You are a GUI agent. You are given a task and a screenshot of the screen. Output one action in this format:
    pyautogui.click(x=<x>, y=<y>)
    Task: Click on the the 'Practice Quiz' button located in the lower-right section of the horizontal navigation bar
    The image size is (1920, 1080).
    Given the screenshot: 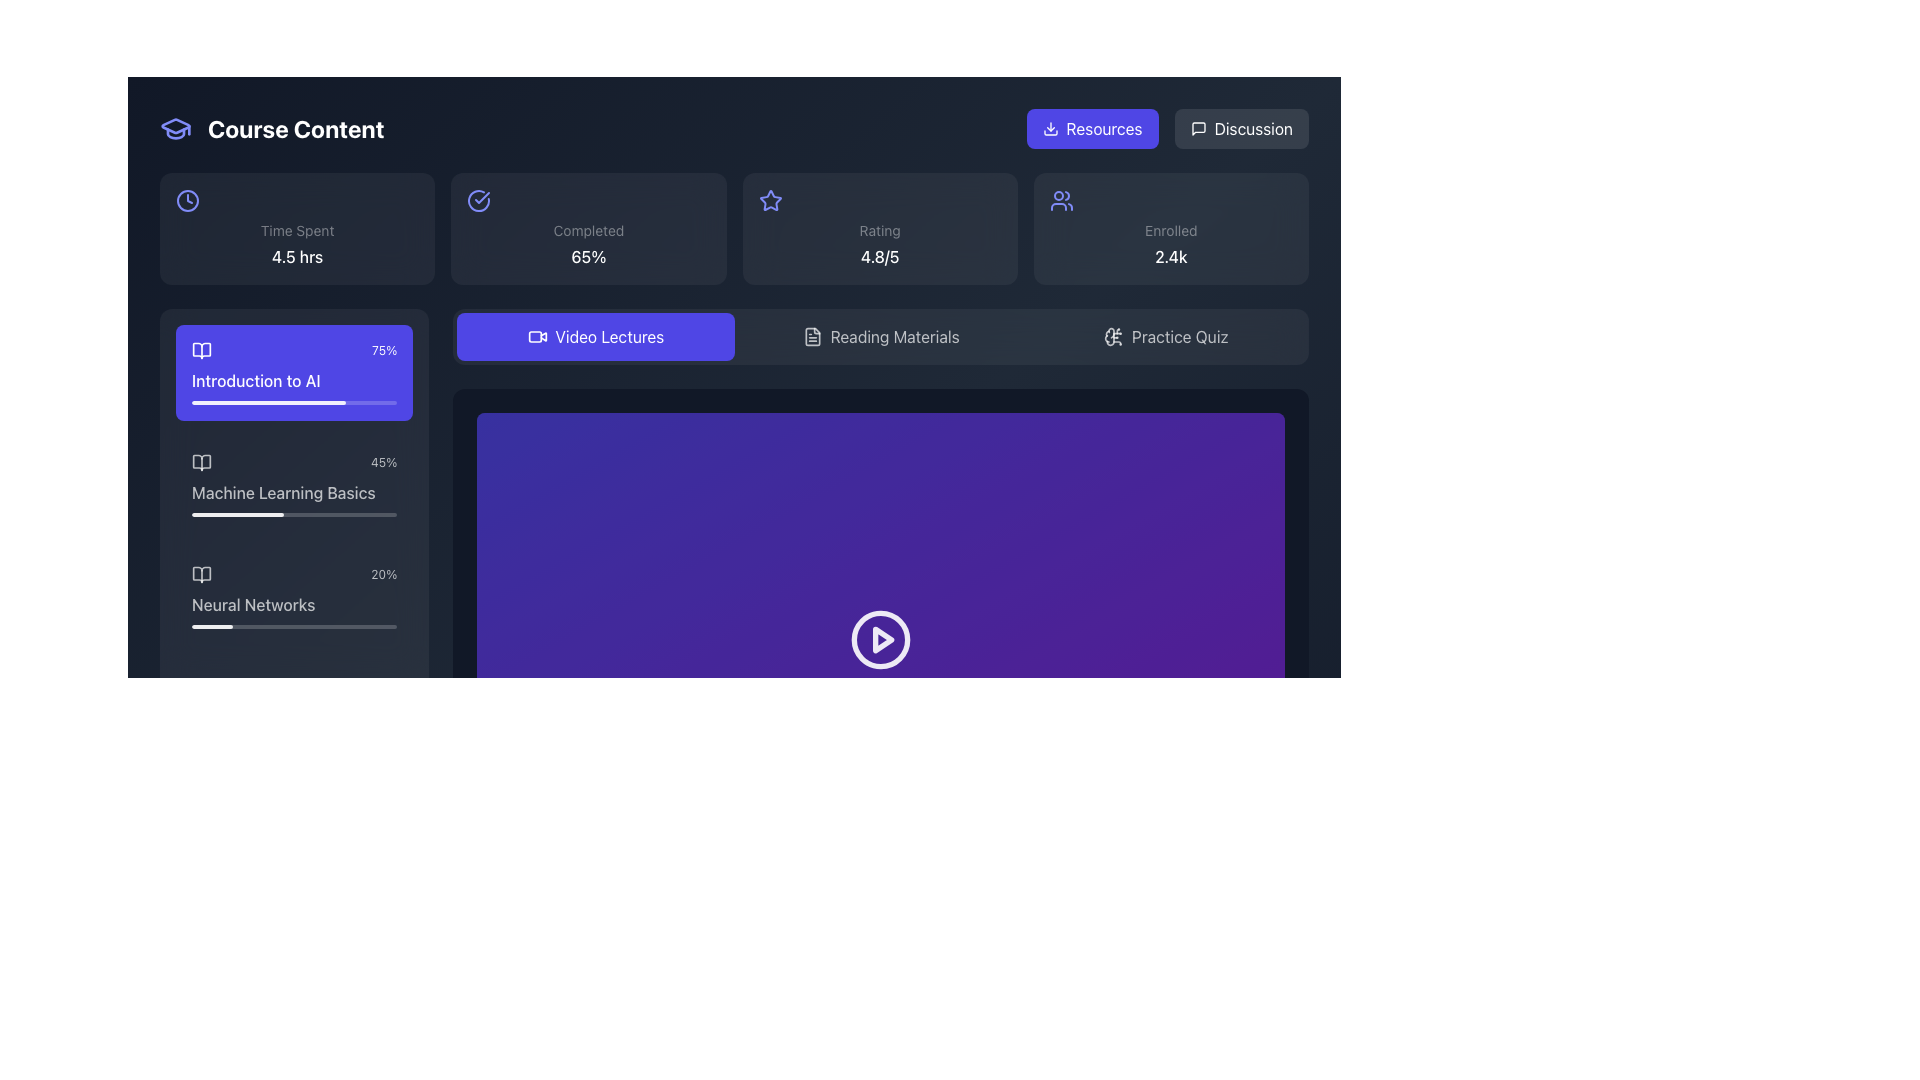 What is the action you would take?
    pyautogui.click(x=1180, y=335)
    